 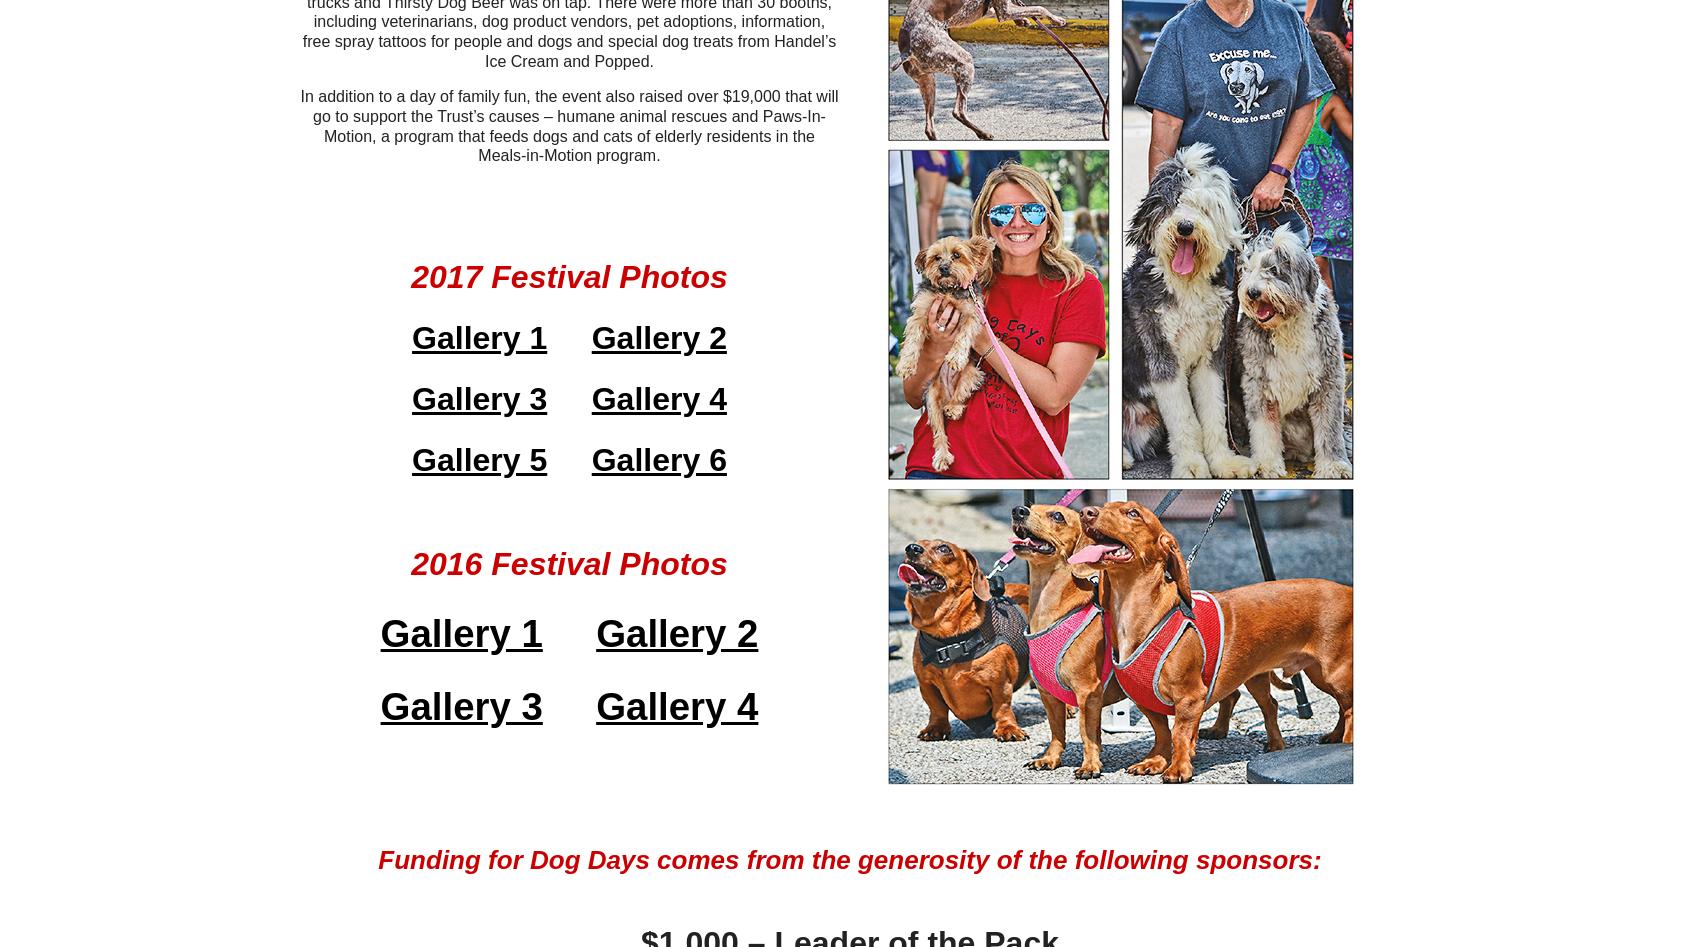 What do you see at coordinates (567, 125) in the screenshot?
I see `'In addition to a day of family fun, the event also raised over $19,000 that will go to support the Trust’s causes – humane animal rescues and Paws-In-Motion, a program that feeds dogs and cats of elderly residents in the Meals-in-Motion program.'` at bounding box center [567, 125].